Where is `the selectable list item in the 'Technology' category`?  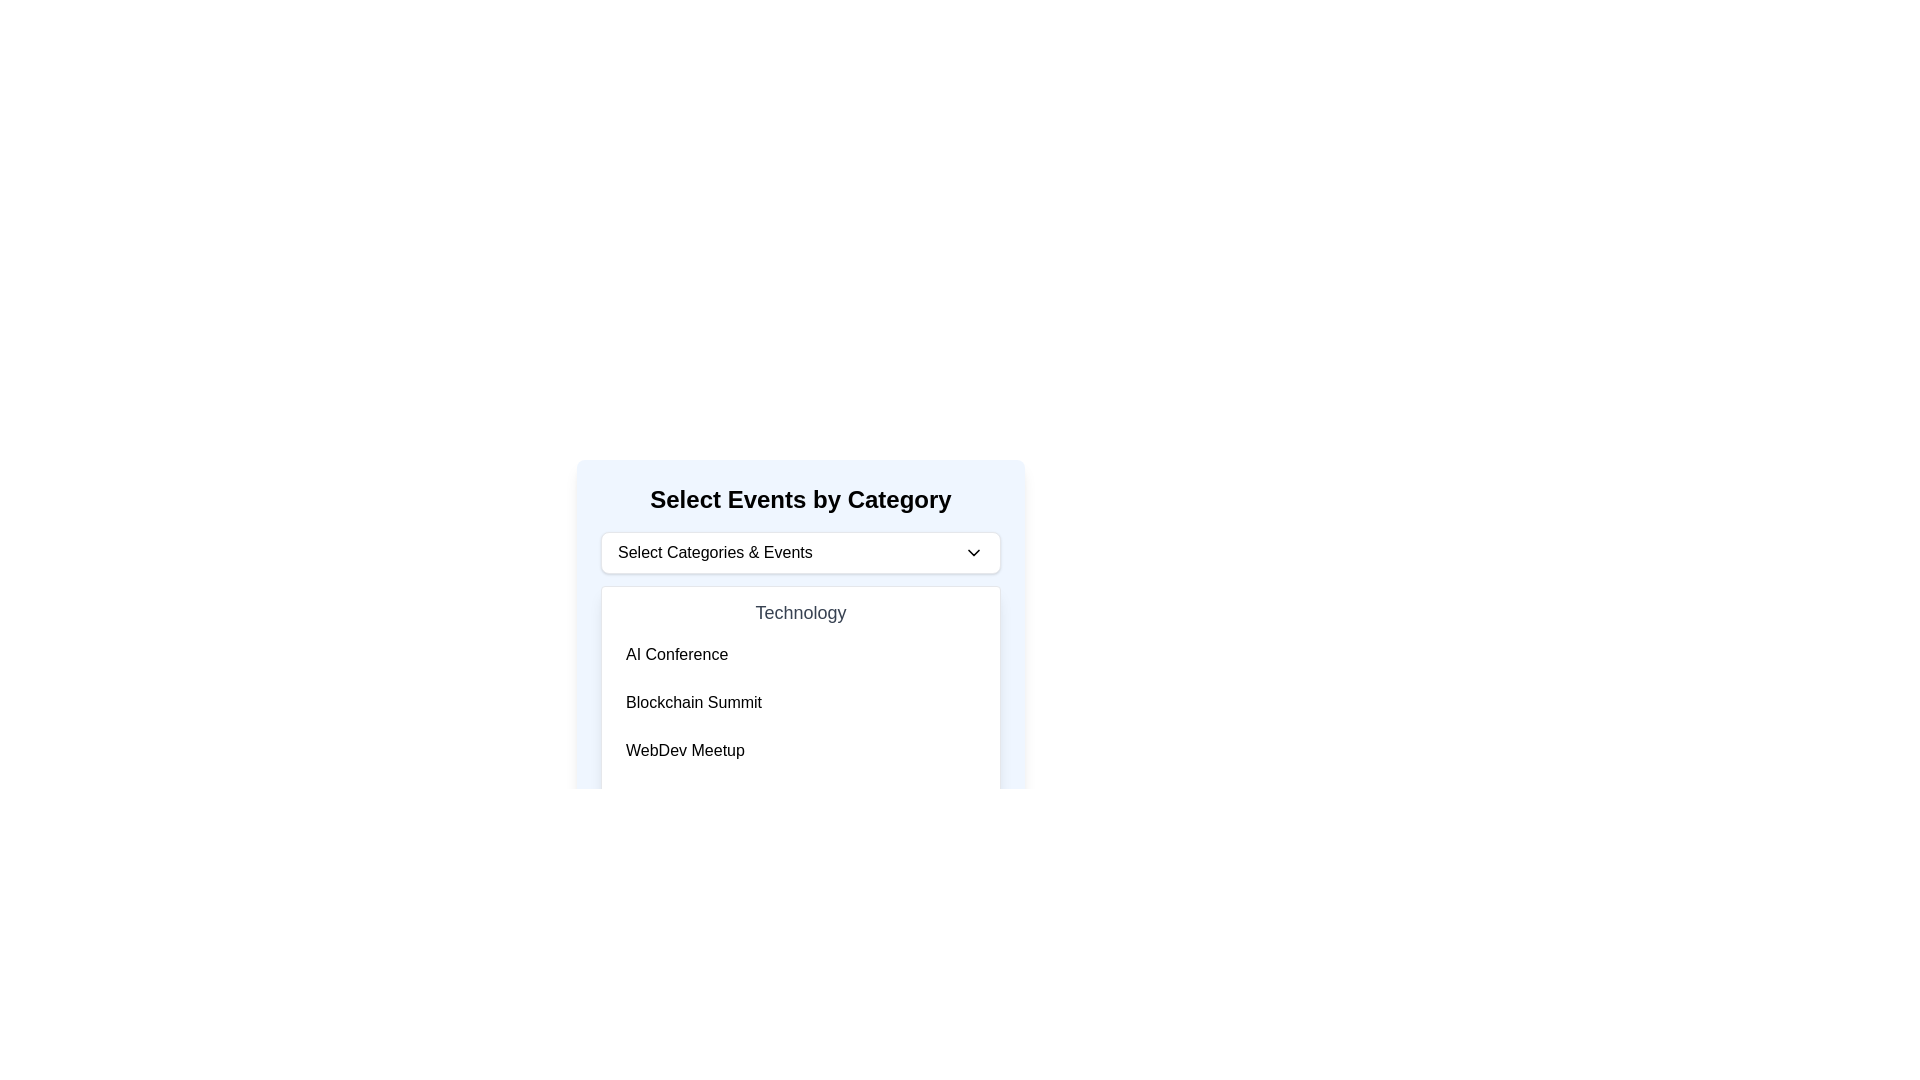
the selectable list item in the 'Technology' category is located at coordinates (801, 684).